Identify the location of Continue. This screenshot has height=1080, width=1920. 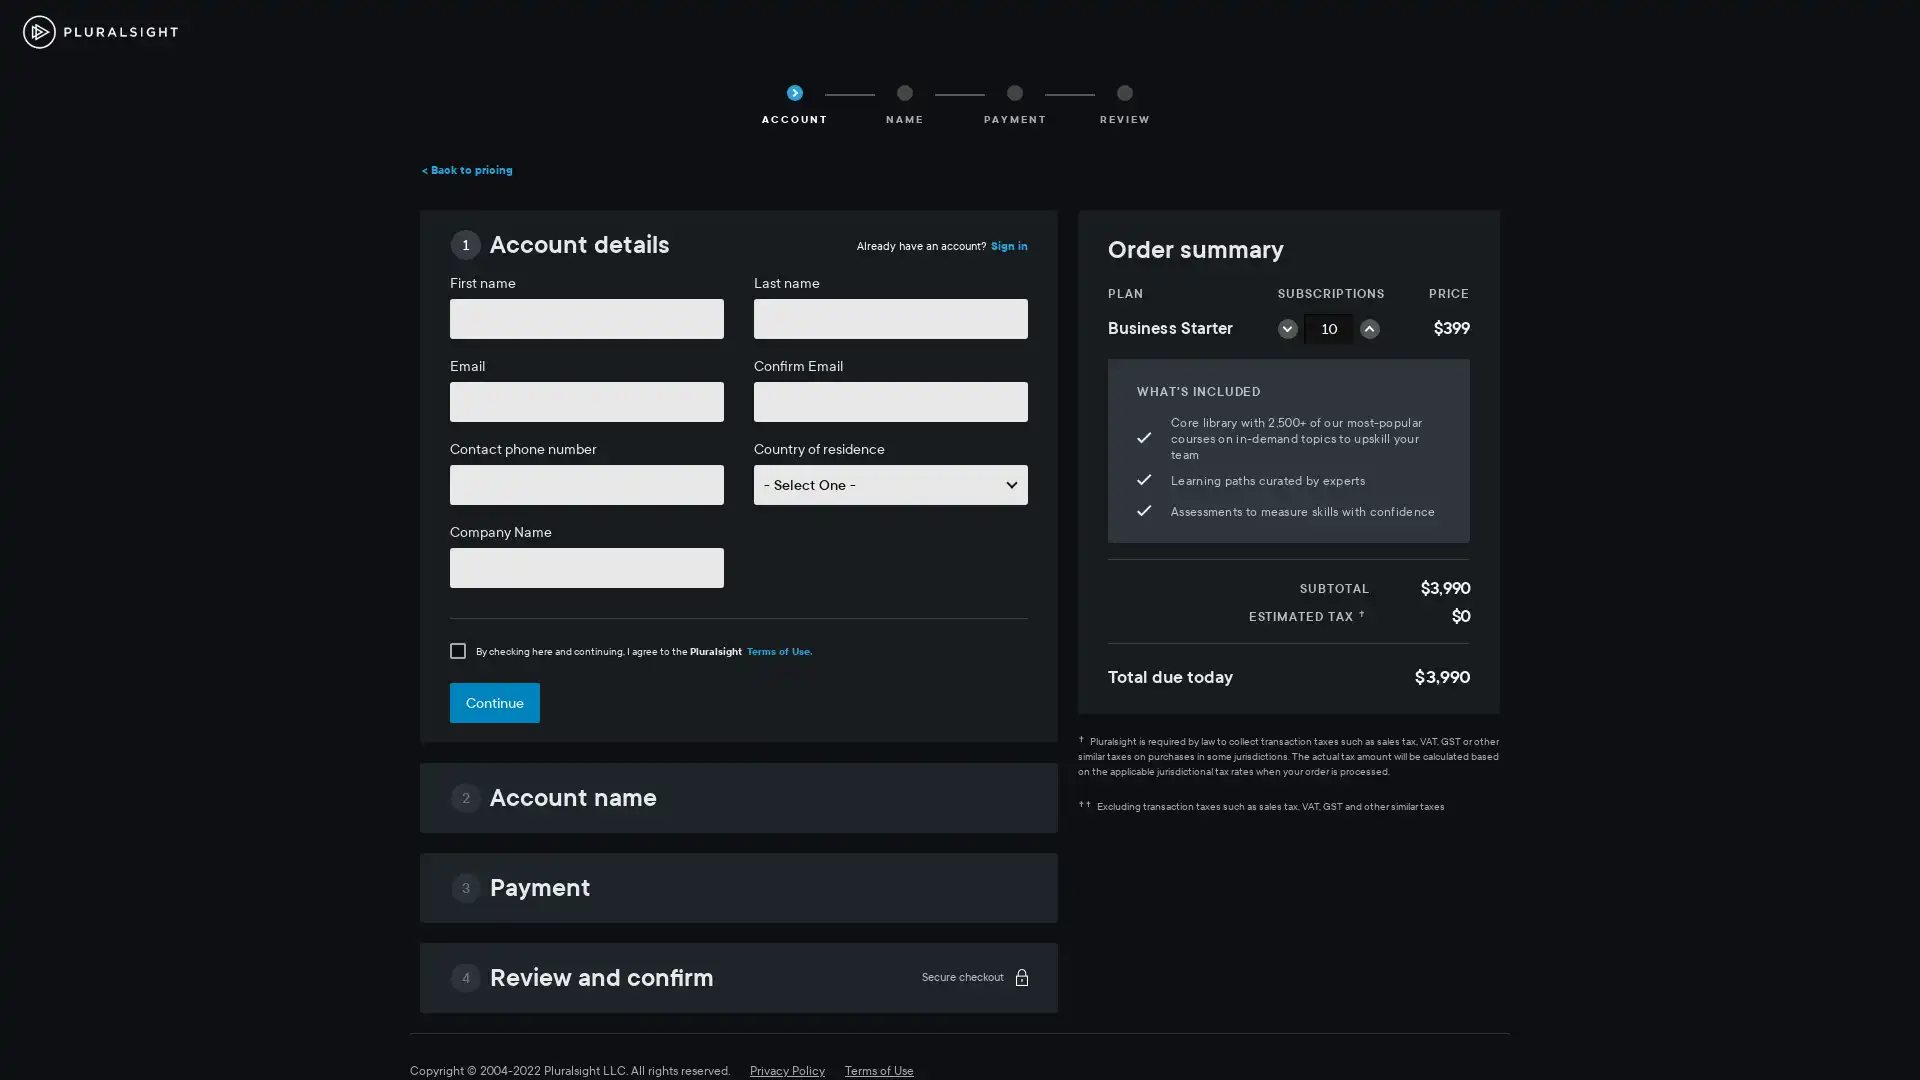
(494, 701).